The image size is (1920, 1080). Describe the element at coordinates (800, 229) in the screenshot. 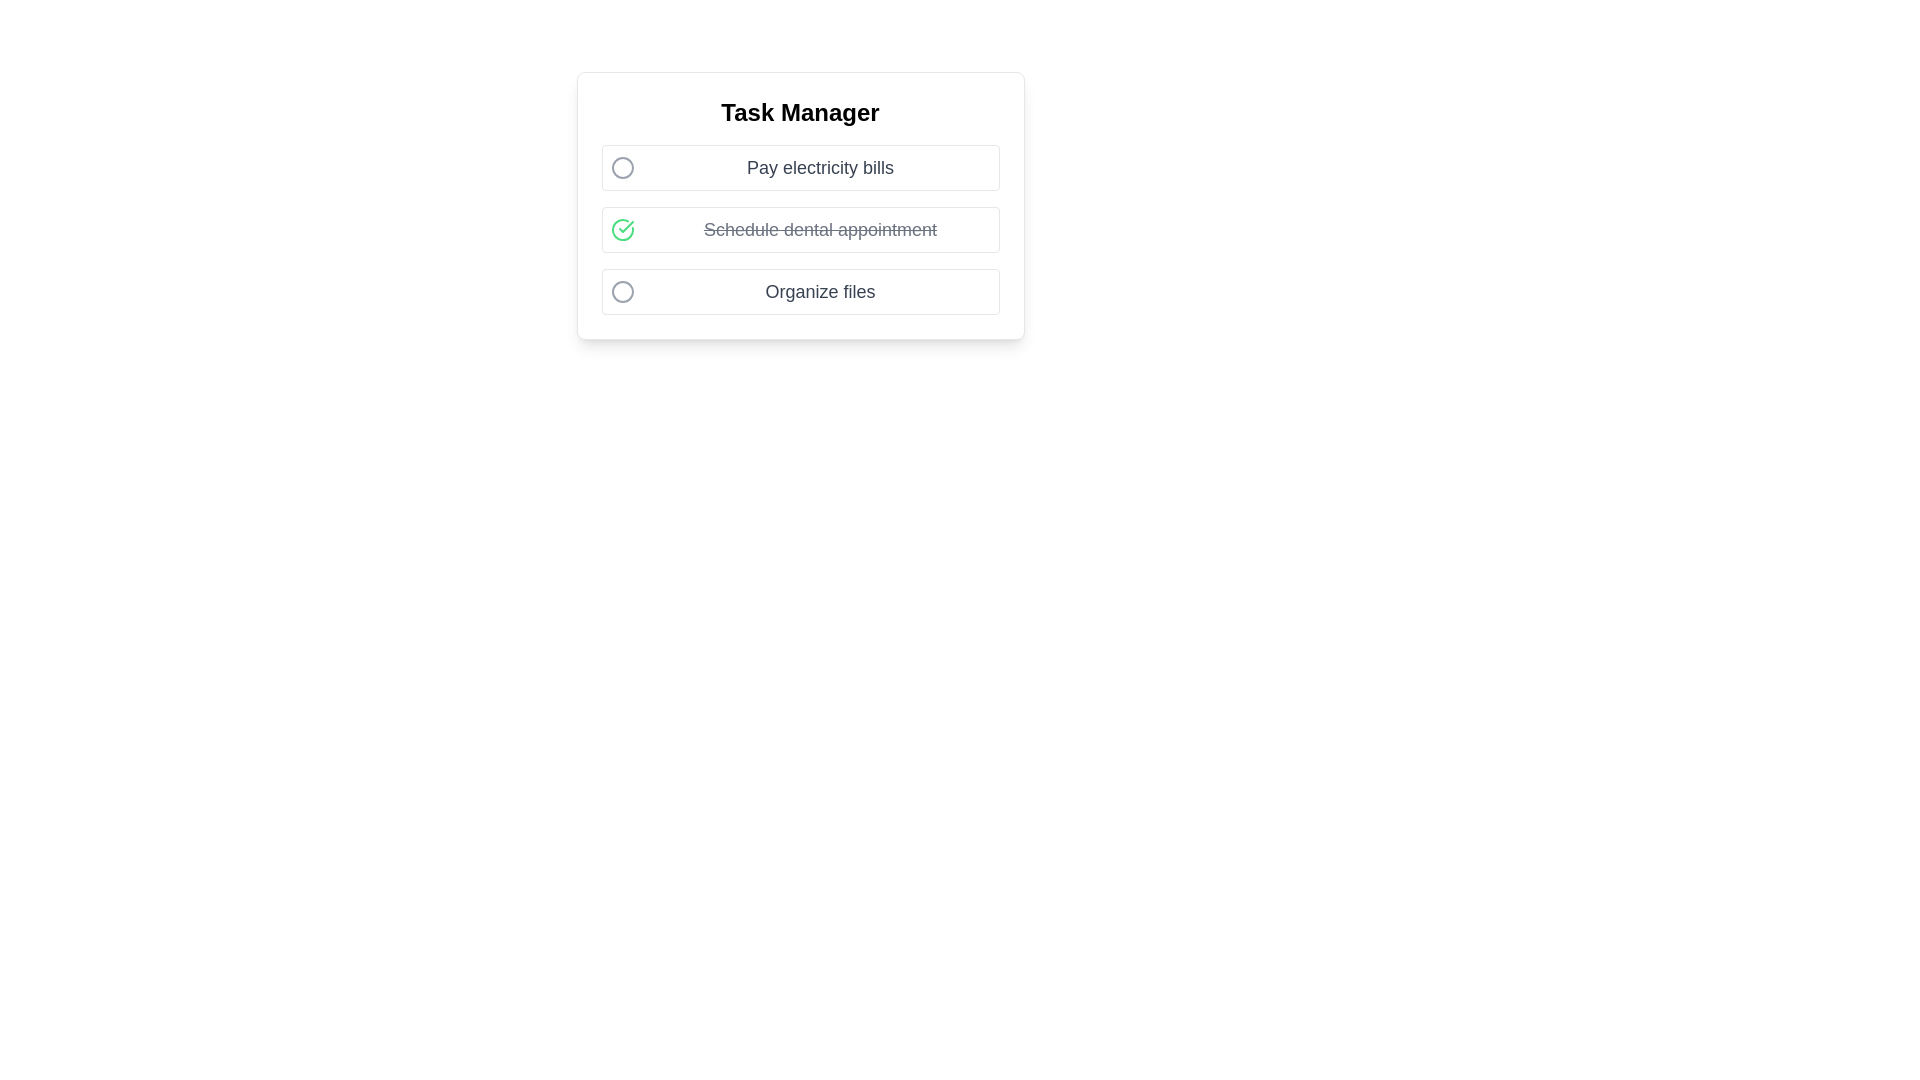

I see `the completed task item for 'Schedule dental appointment' in the Task Manager section` at that location.